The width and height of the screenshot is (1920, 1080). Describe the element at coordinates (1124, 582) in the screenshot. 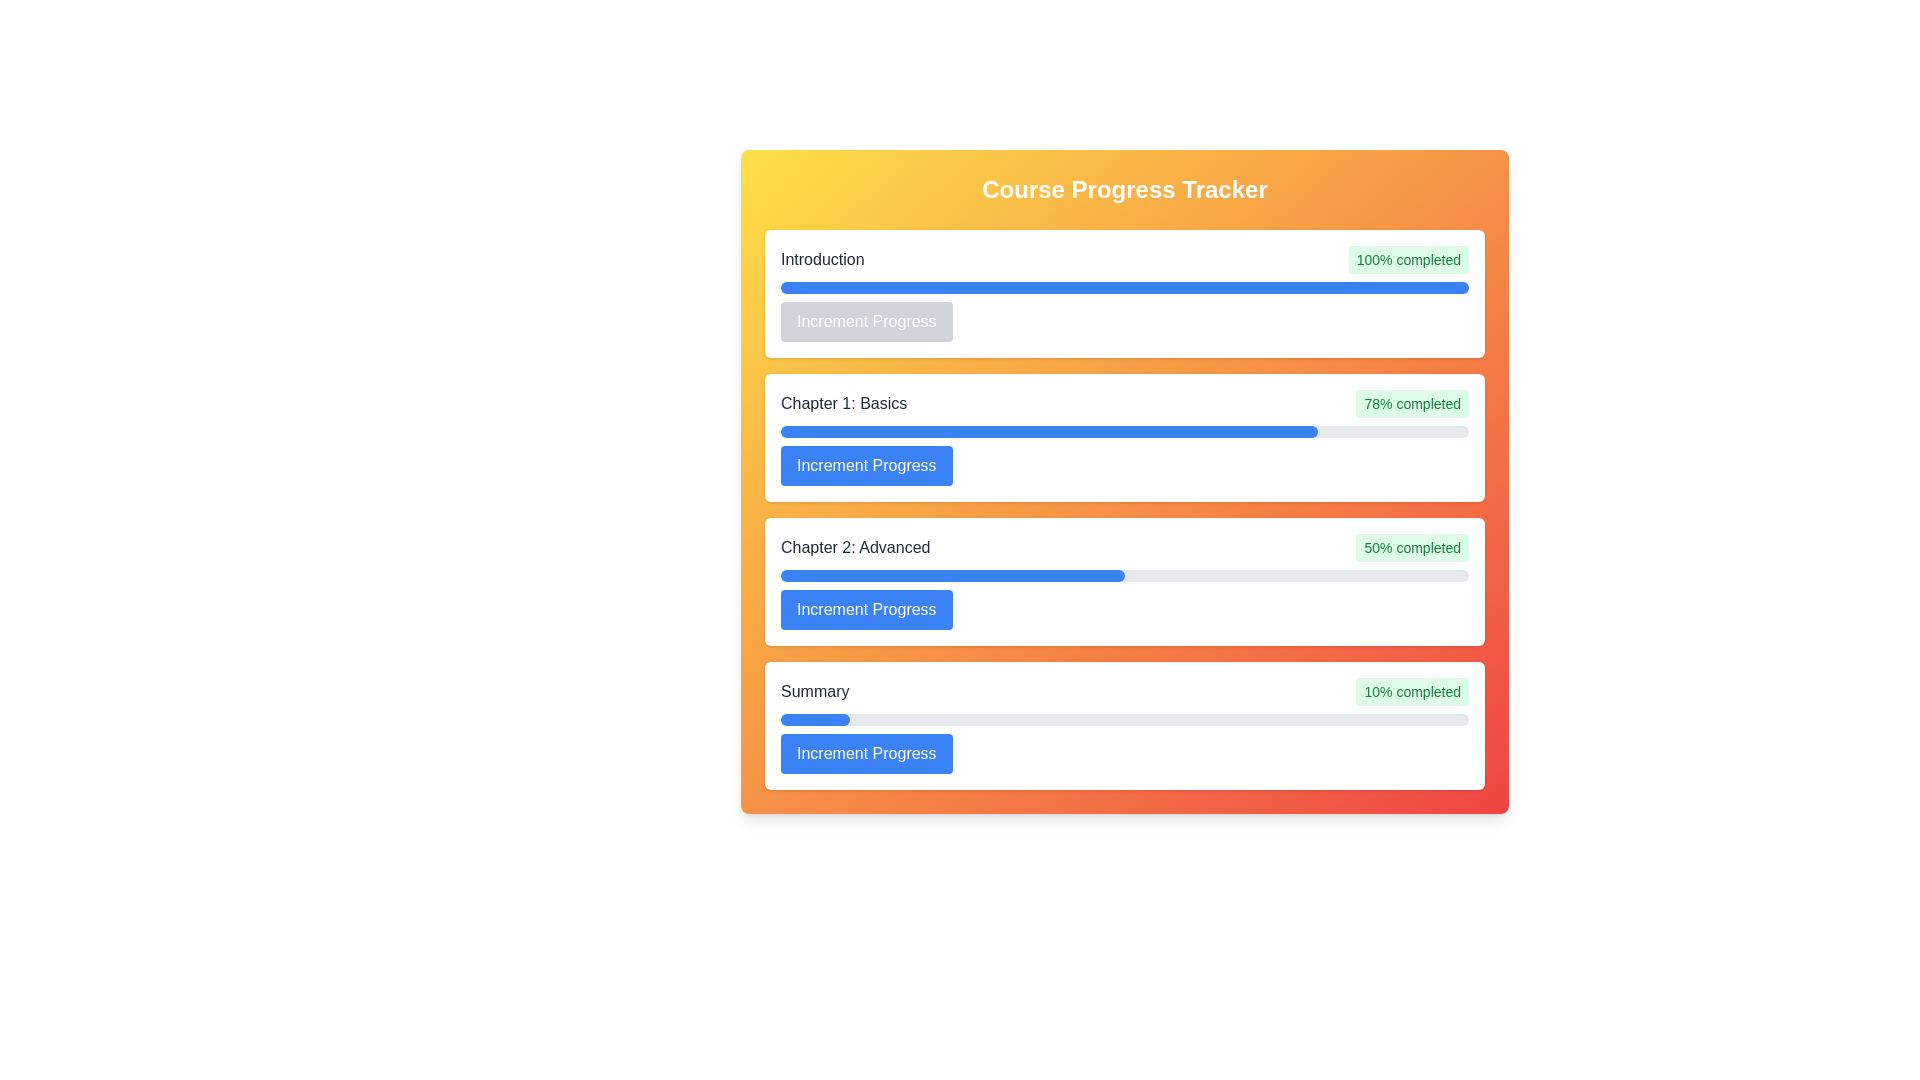

I see `progress details of the Chapter 2 card in the course tracker, which includes the chapter title, current progress percentage, and an 'Increment Progress' button` at that location.